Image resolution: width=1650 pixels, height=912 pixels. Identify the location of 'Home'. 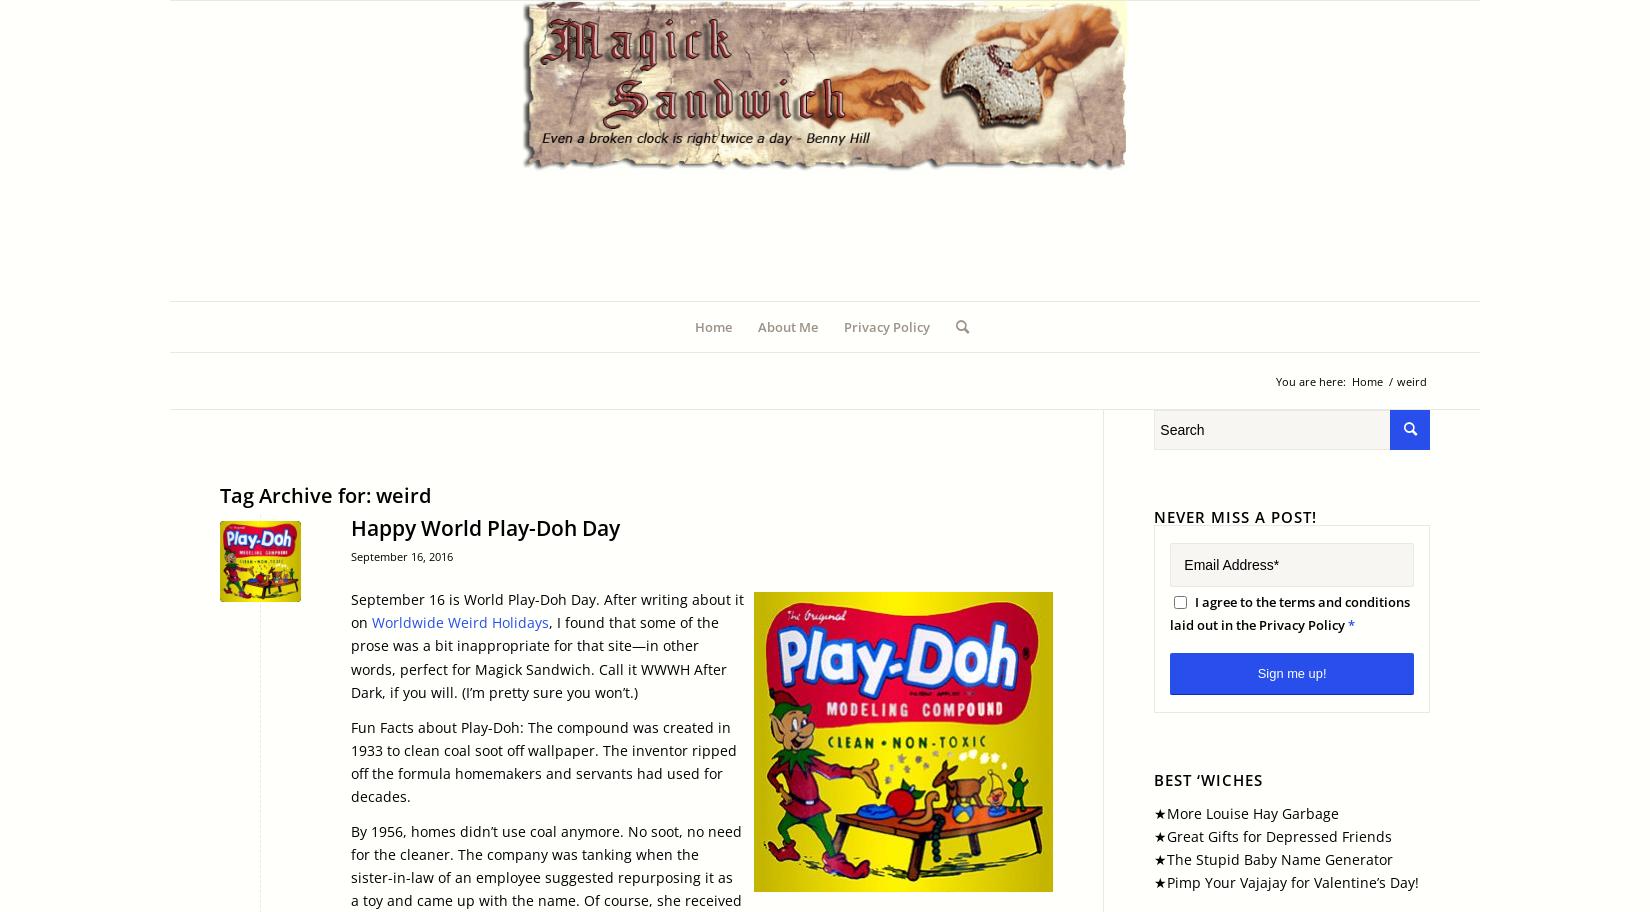
(711, 327).